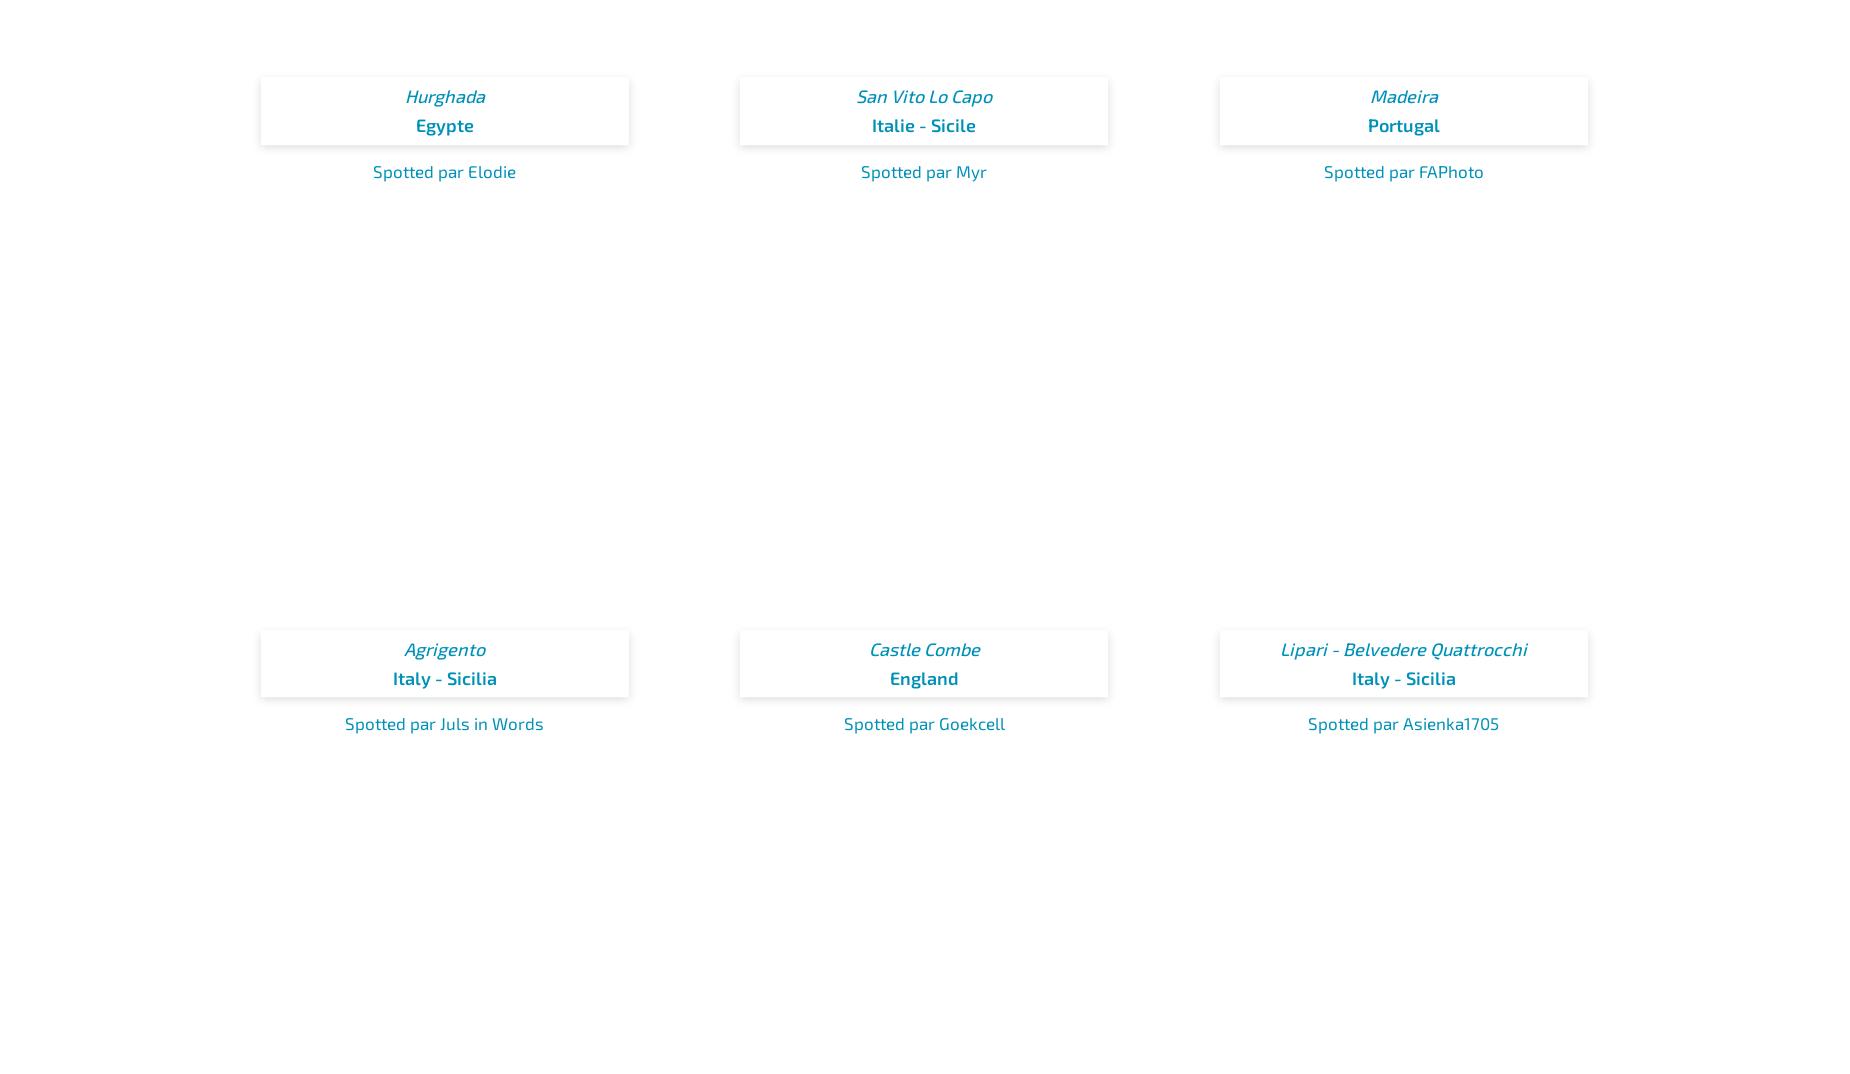 This screenshot has height=1074, width=1850. I want to click on 'Egypte', so click(443, 124).